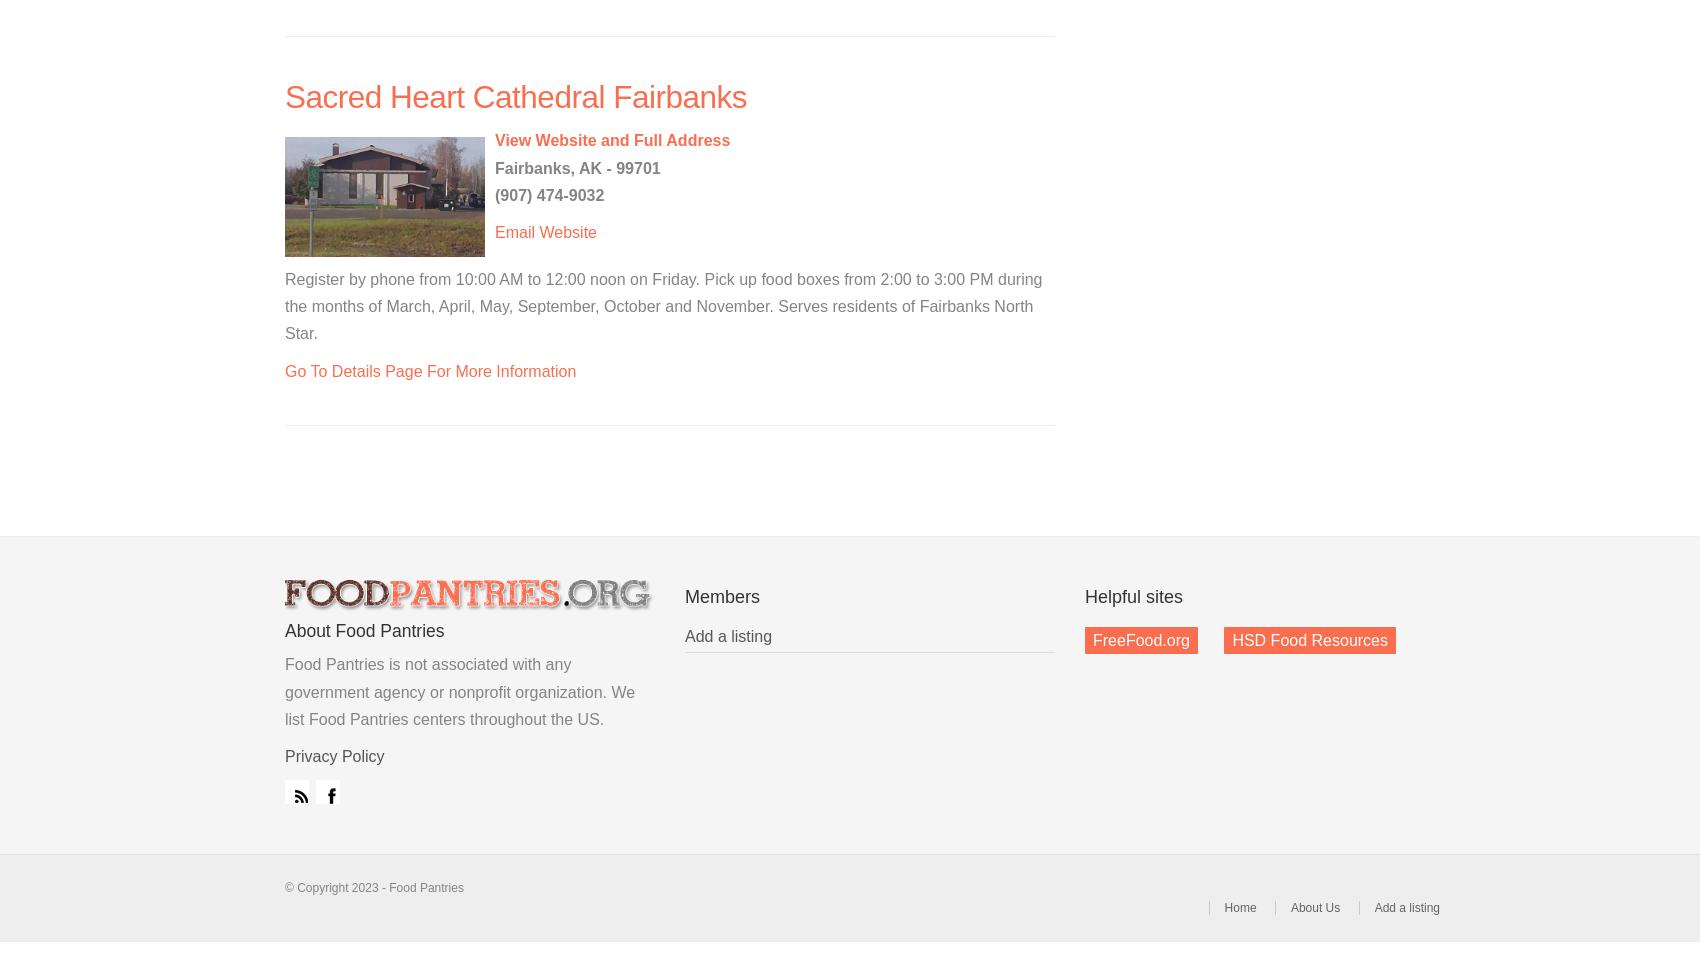 The image size is (1700, 979). I want to click on 'Fairbanks, AK - 99701', so click(576, 167).